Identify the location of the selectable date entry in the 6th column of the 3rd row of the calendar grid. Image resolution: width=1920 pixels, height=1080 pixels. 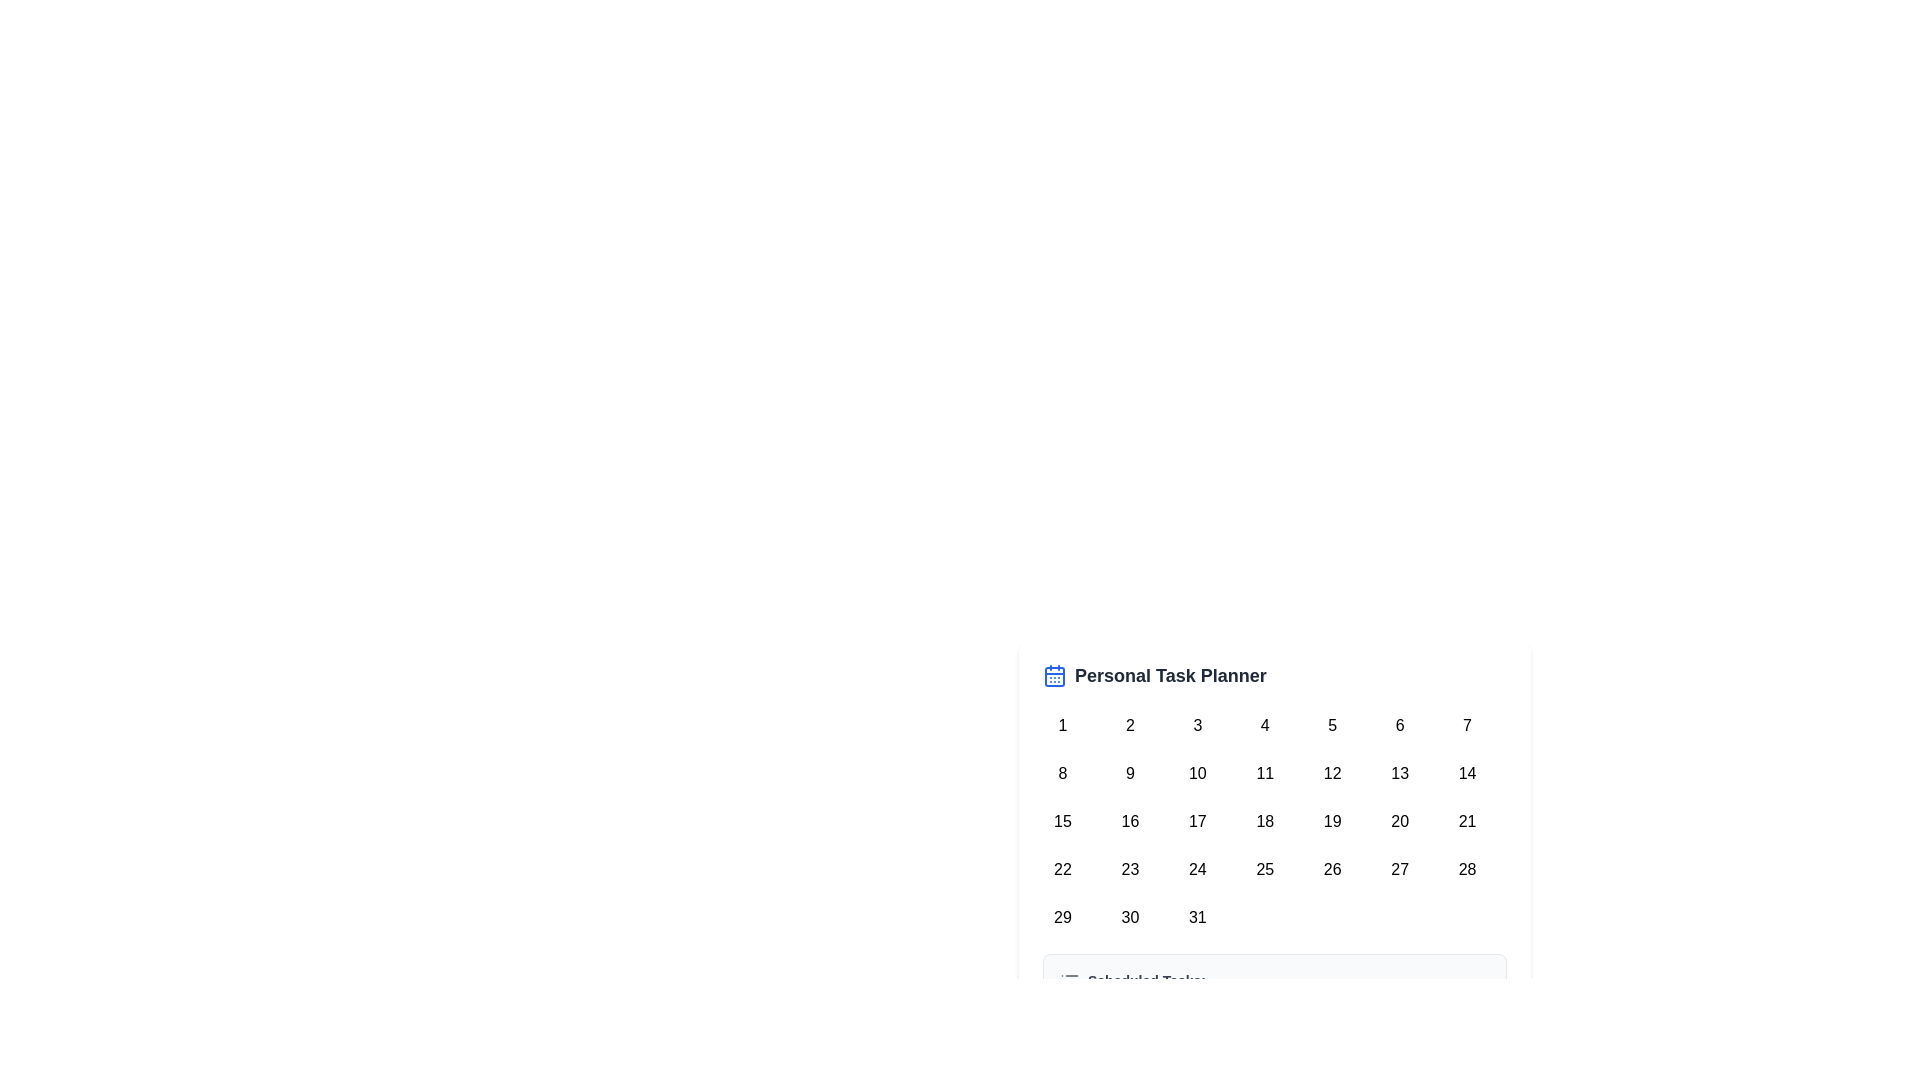
(1399, 821).